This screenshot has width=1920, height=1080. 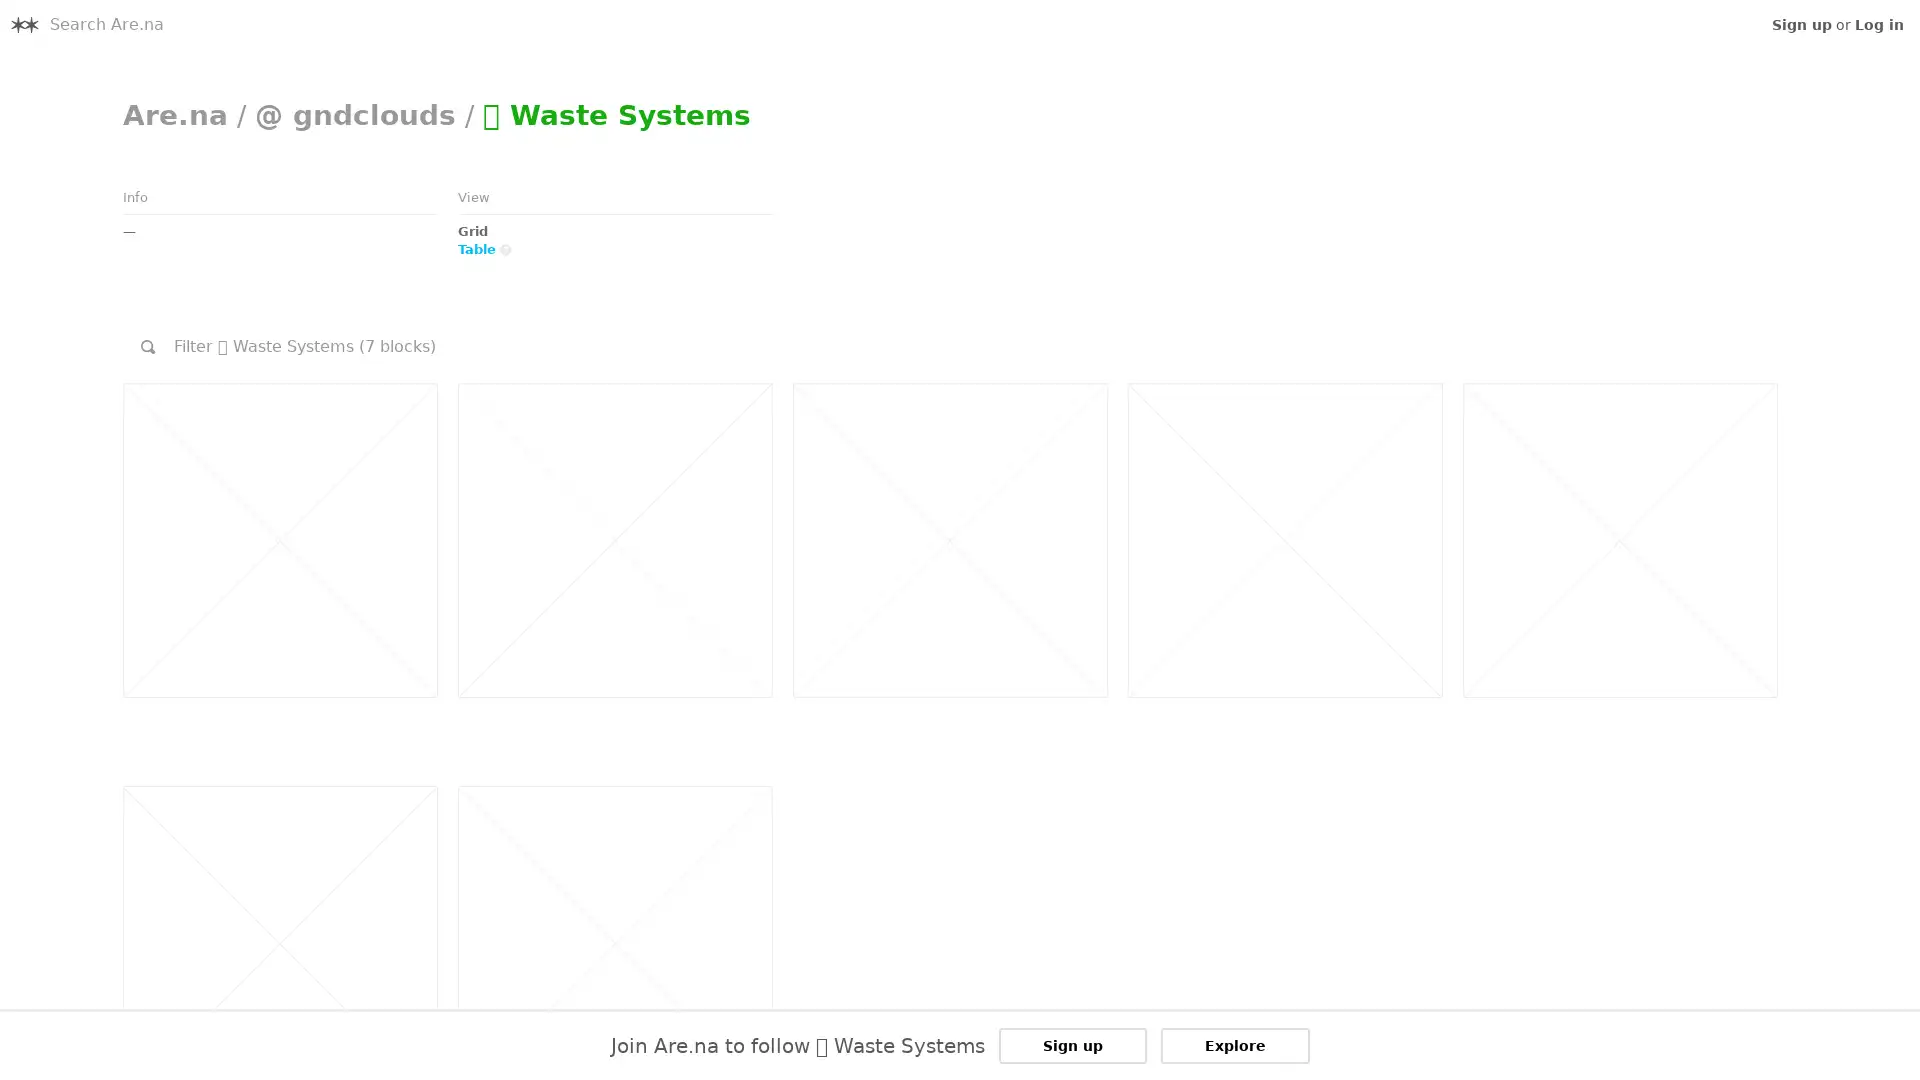 What do you see at coordinates (278, 540) in the screenshot?
I see `Link to Link: Recycling Animal and Human Dung is the Key to Sustainable Farming` at bounding box center [278, 540].